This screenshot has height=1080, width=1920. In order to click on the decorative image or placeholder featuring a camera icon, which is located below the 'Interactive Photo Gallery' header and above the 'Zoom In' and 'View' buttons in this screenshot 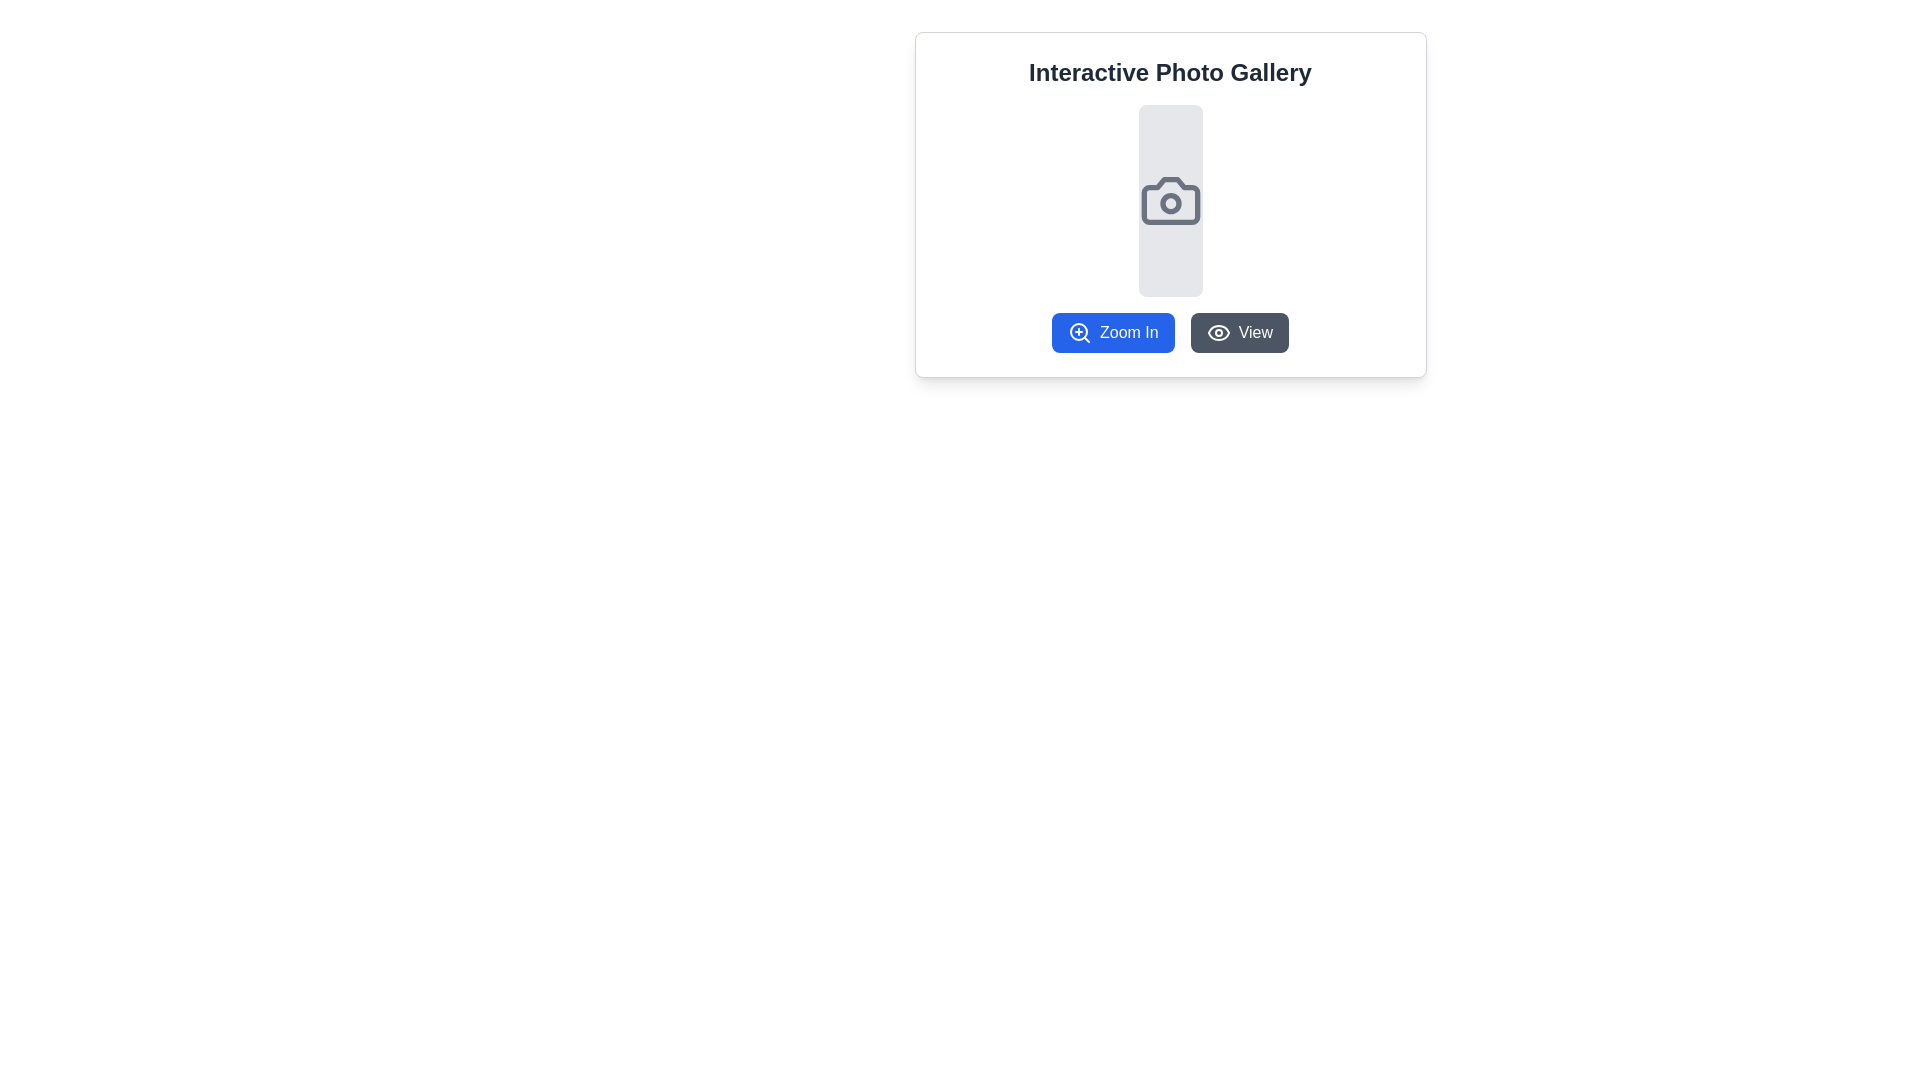, I will do `click(1170, 200)`.